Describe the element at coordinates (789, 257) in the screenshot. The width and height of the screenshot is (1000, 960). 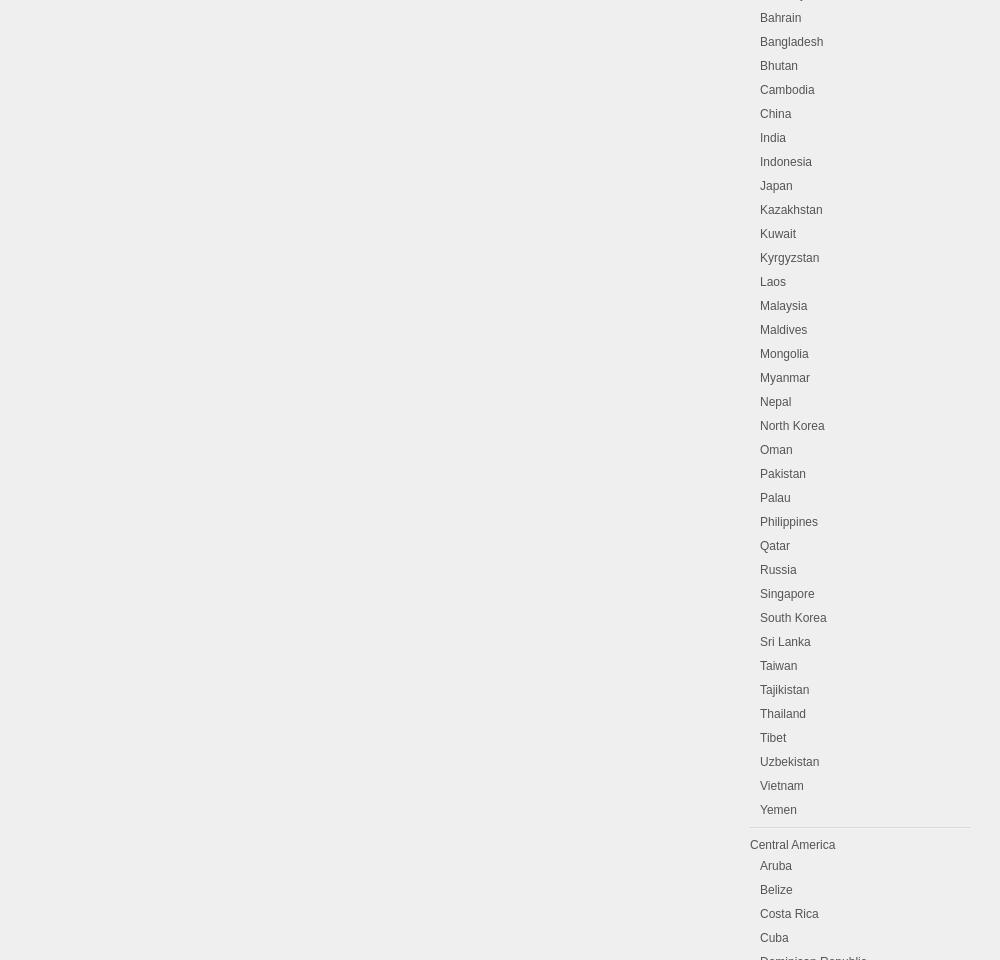
I see `'Kyrgyzstan'` at that location.